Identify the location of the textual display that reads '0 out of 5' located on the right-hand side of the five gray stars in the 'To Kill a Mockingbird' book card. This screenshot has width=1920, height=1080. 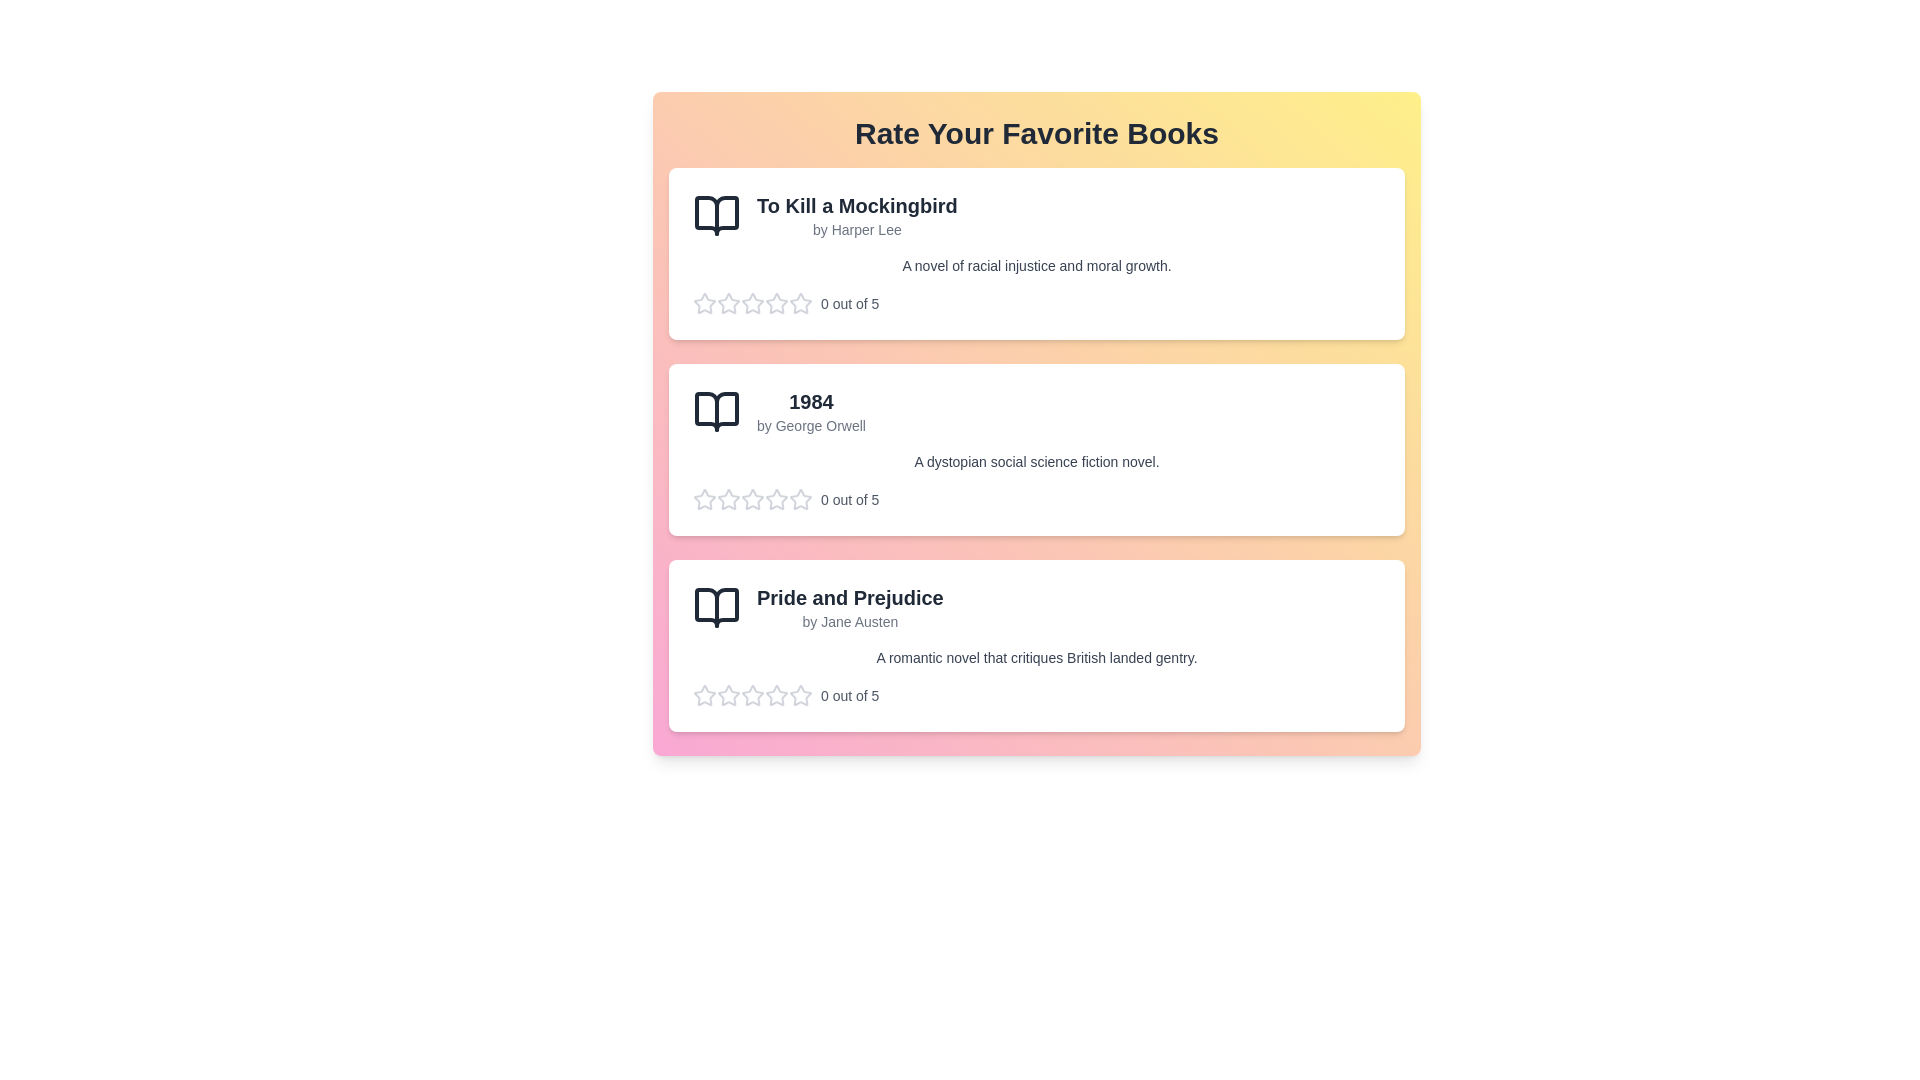
(1036, 304).